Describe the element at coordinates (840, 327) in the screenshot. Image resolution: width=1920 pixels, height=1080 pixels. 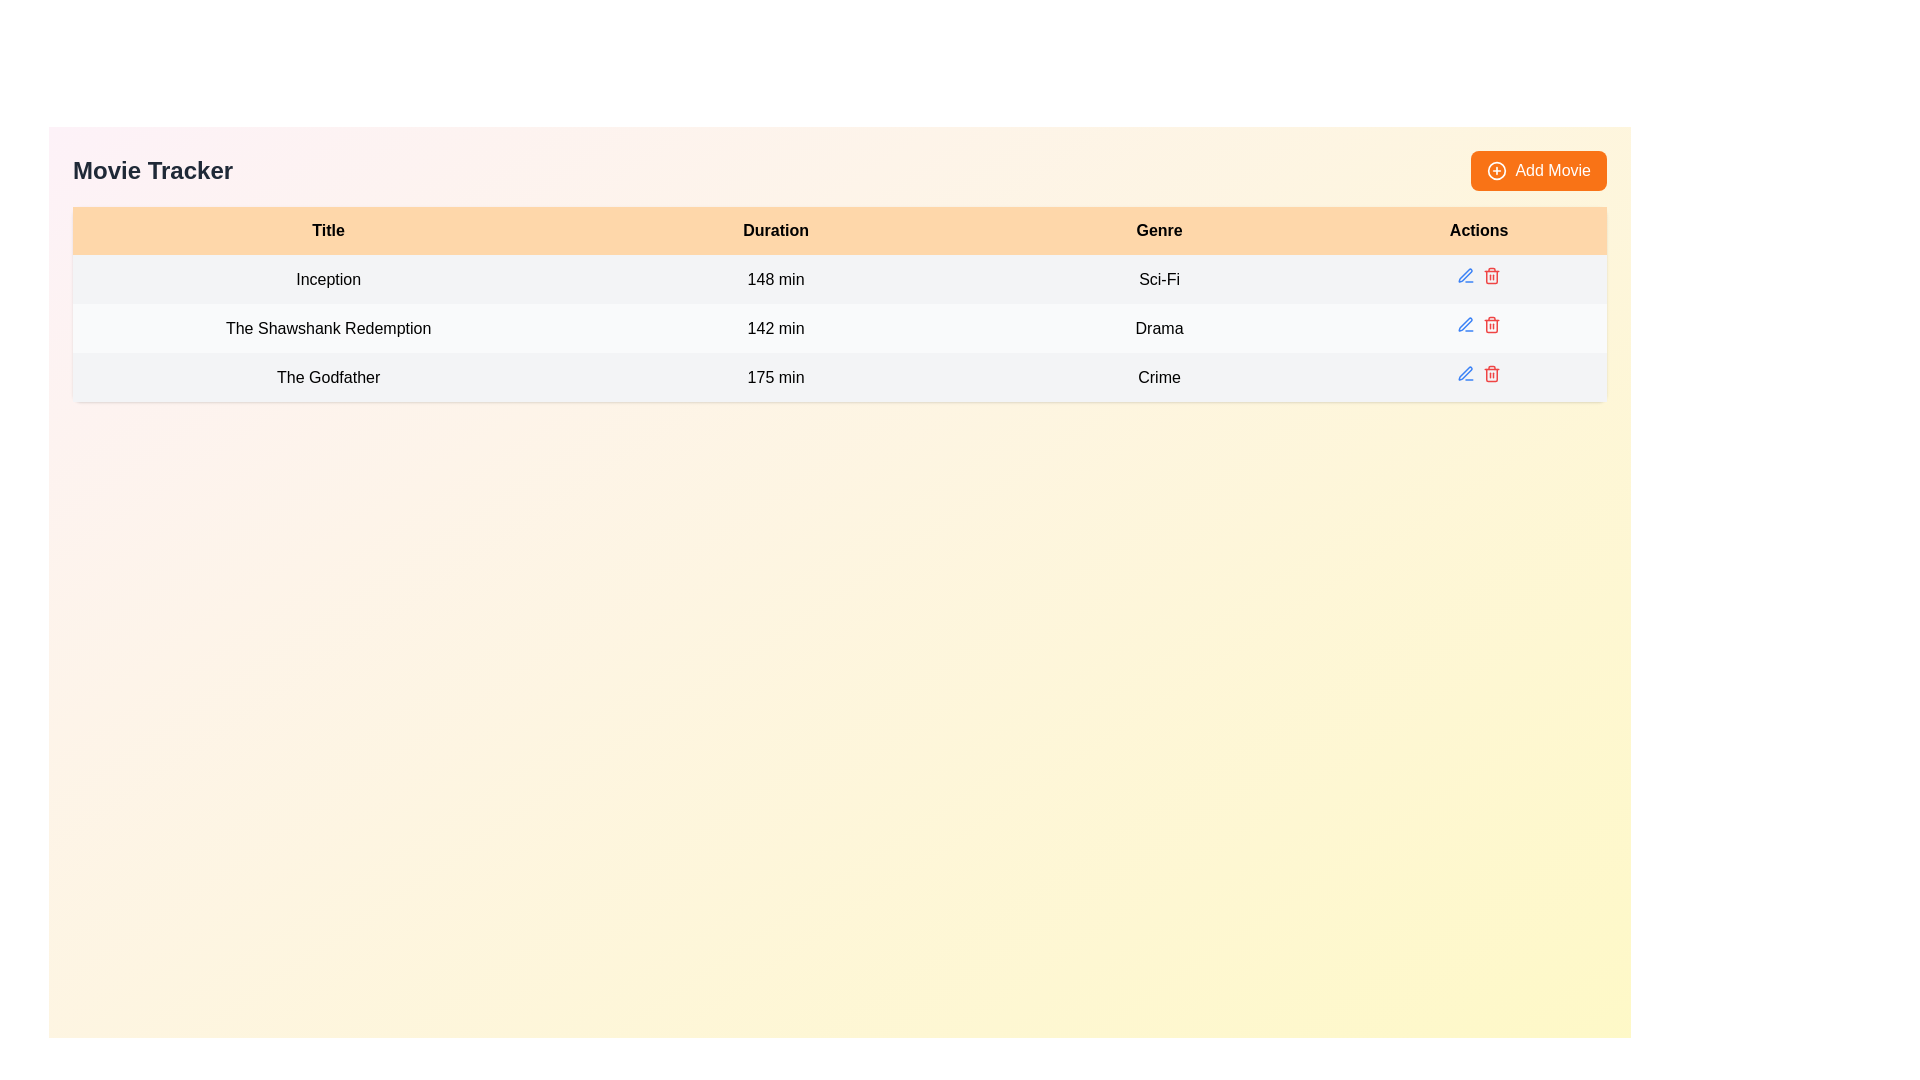
I see `the table row containing the title 'The Shawshank Redemption', which is the second row in the table layout` at that location.